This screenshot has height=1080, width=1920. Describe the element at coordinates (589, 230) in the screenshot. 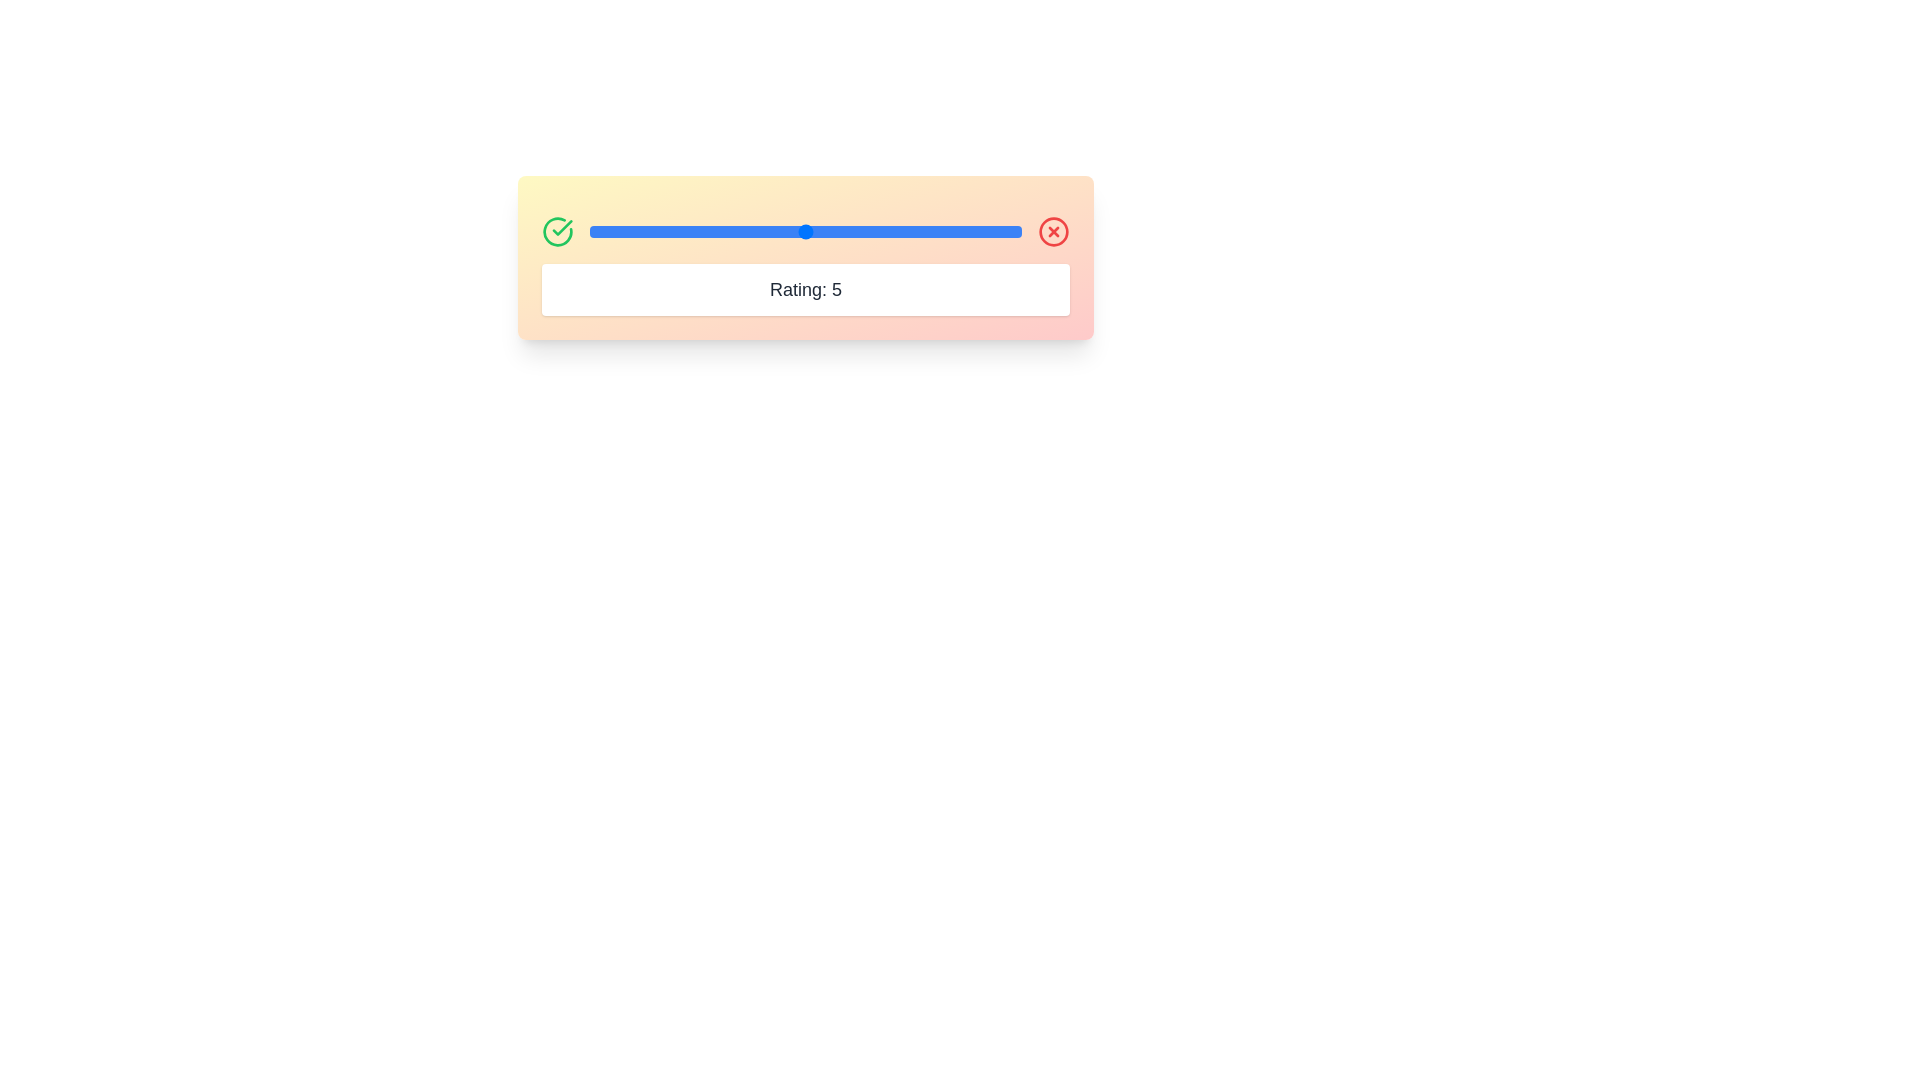

I see `the slider` at that location.